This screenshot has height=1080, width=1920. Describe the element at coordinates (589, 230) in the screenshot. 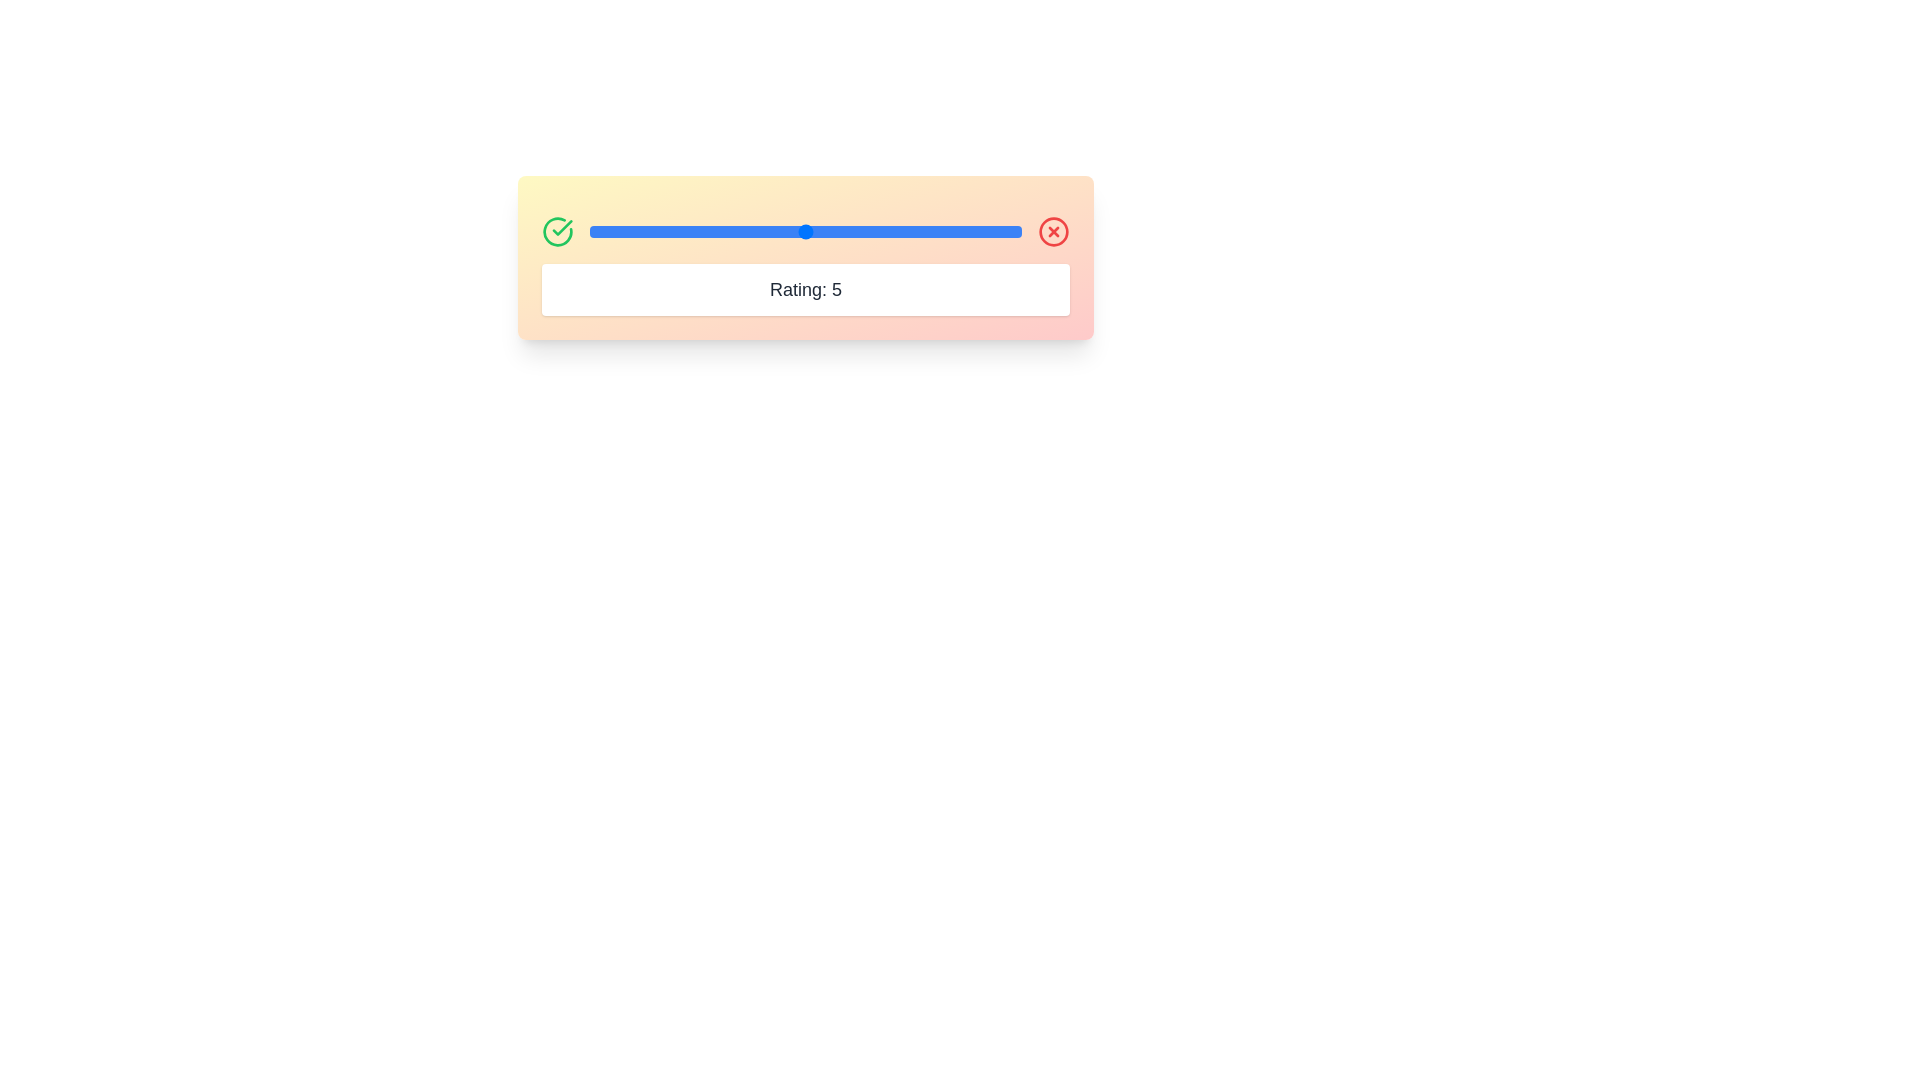

I see `the slider` at that location.